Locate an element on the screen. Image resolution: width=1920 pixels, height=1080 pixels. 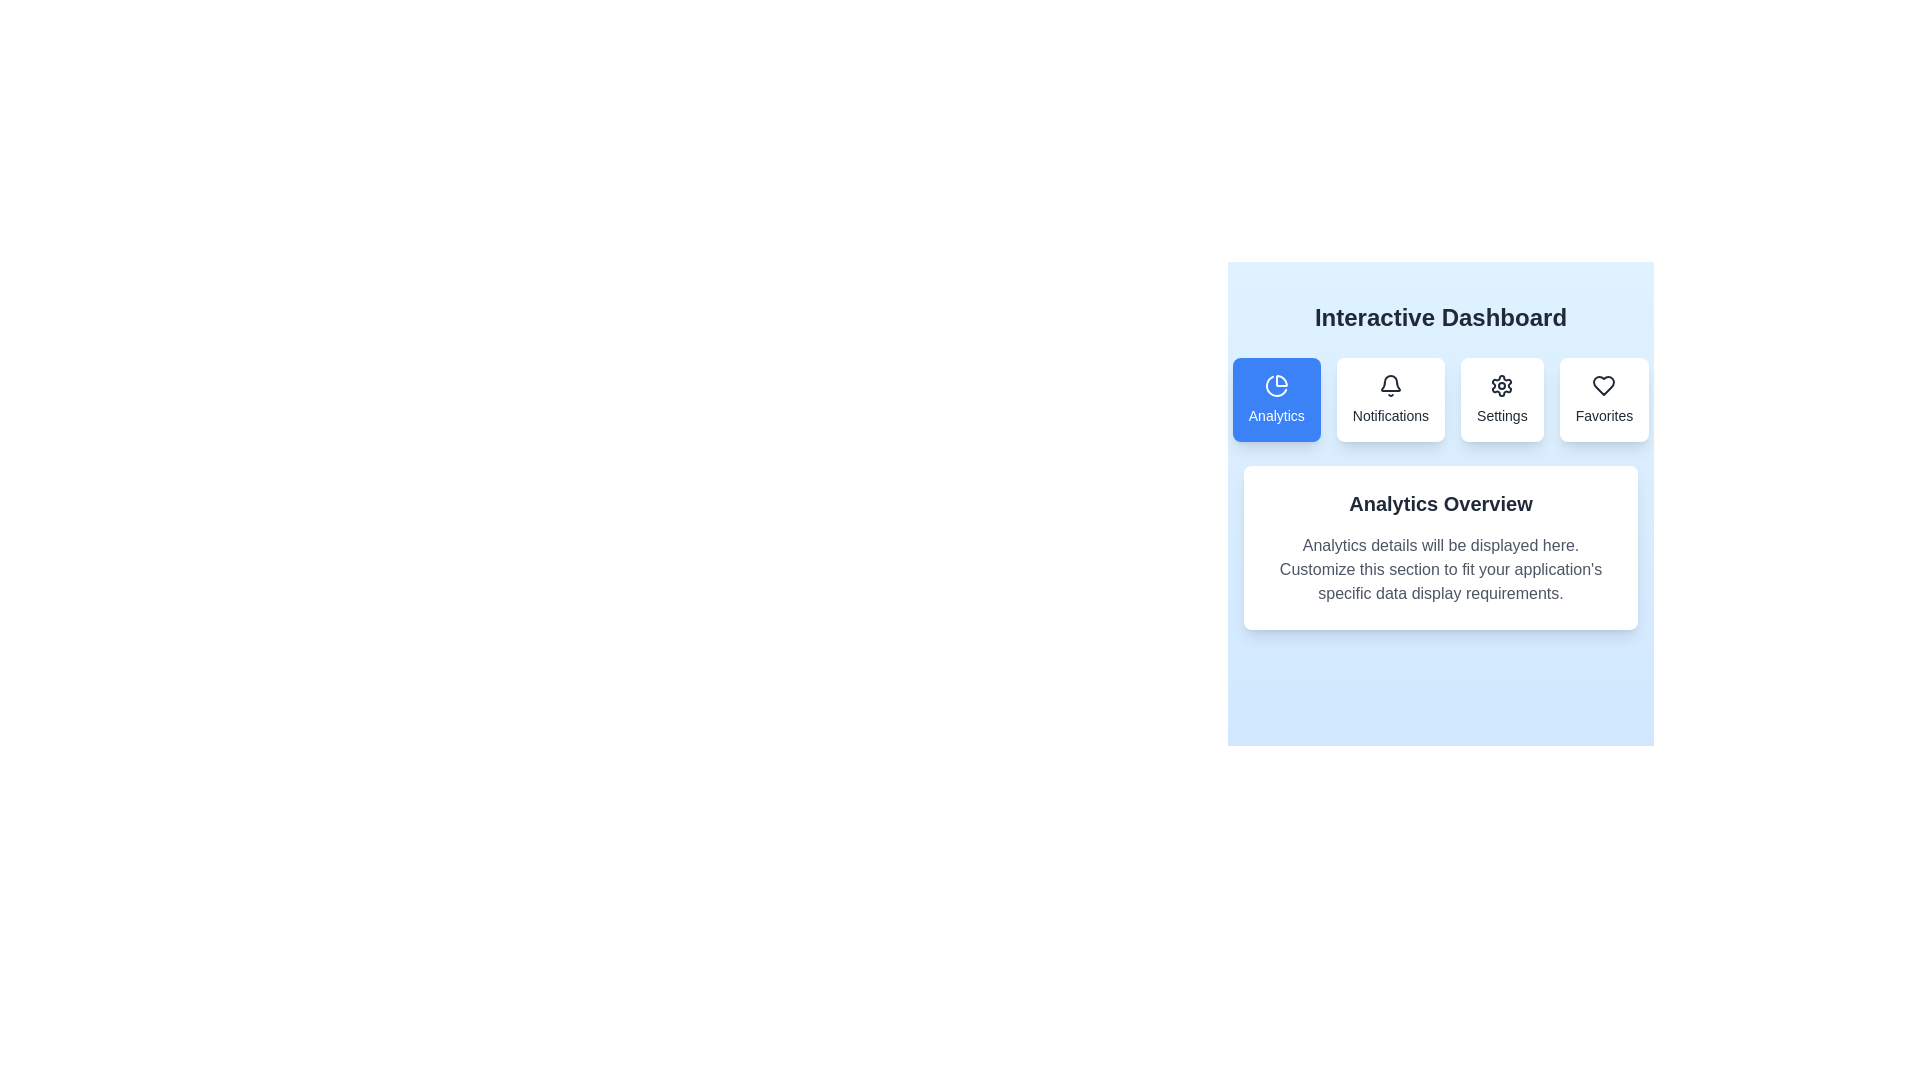
the 'Analytics Overview' informational section located beneath the row of buttons labeled 'Analytics', 'Notifications', 'Settings', and 'Favorites' is located at coordinates (1440, 493).